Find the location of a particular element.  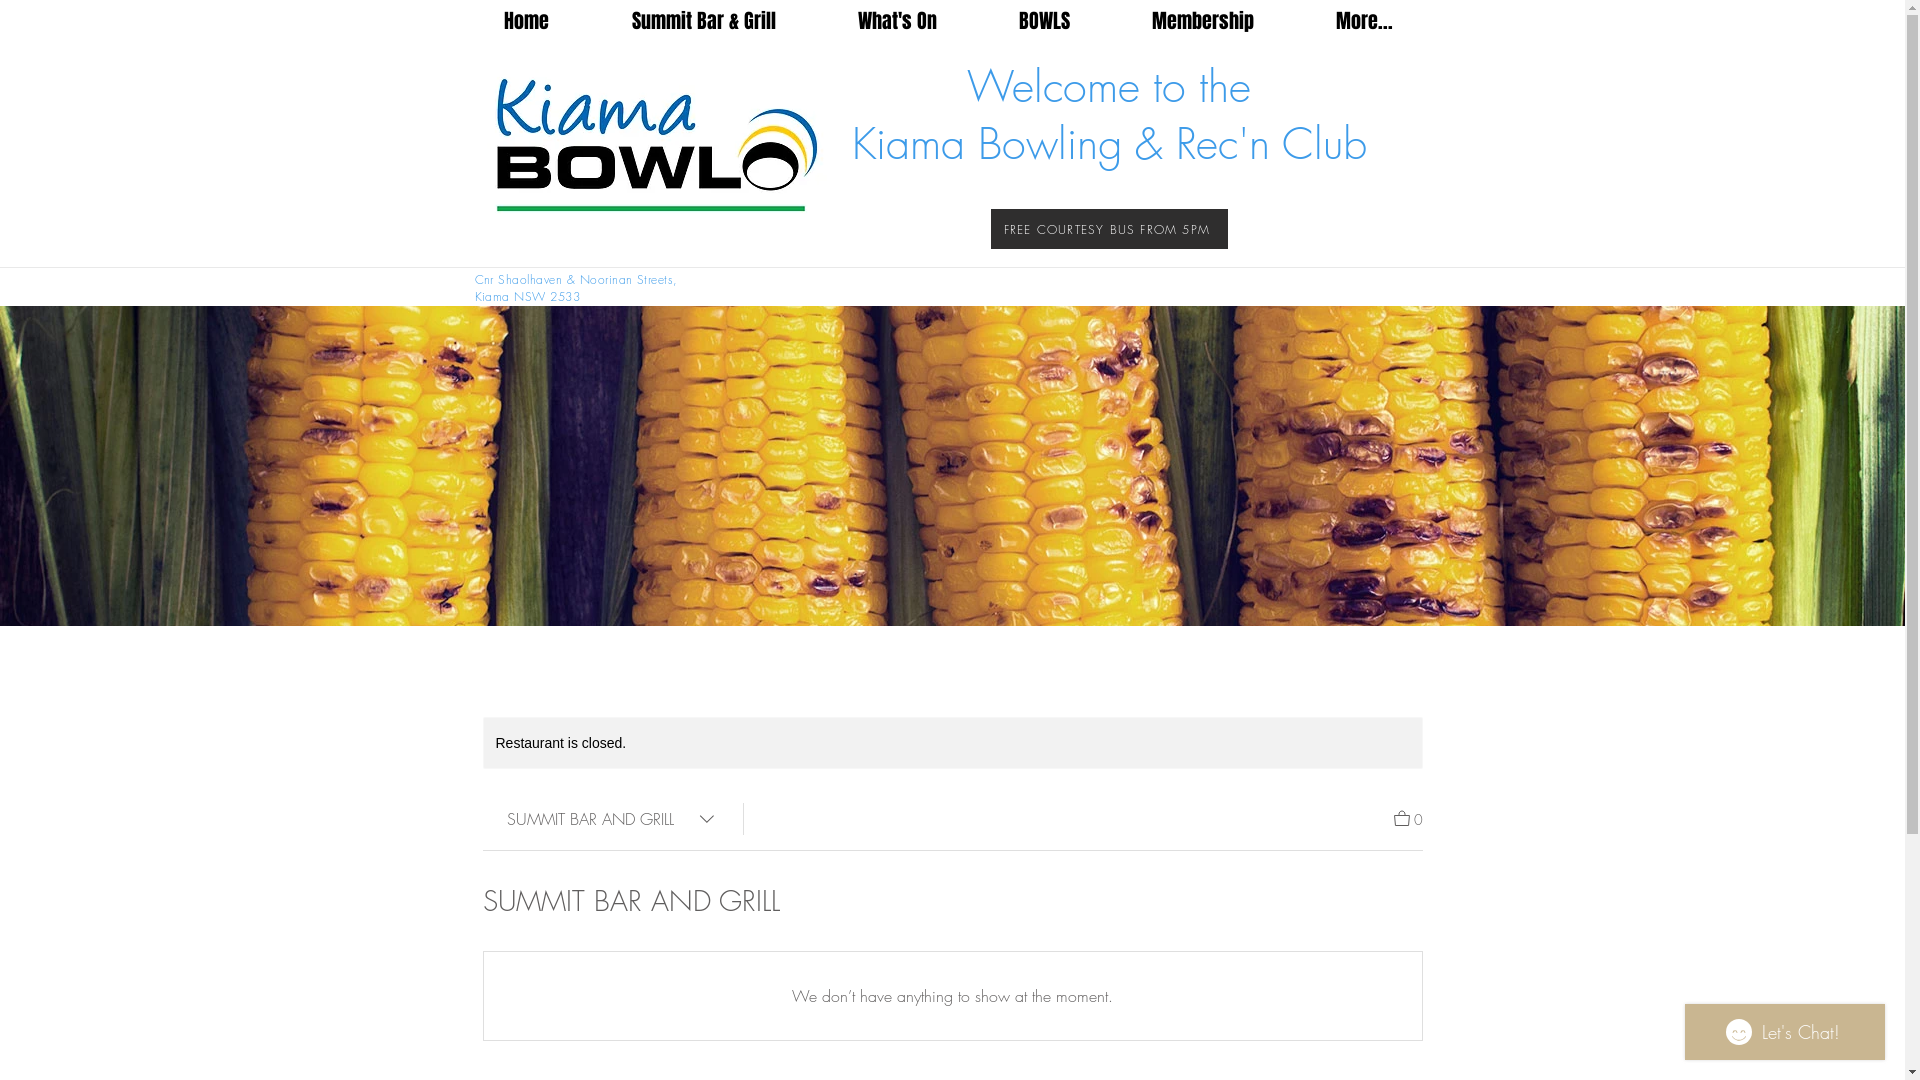

'0' is located at coordinates (1407, 817).